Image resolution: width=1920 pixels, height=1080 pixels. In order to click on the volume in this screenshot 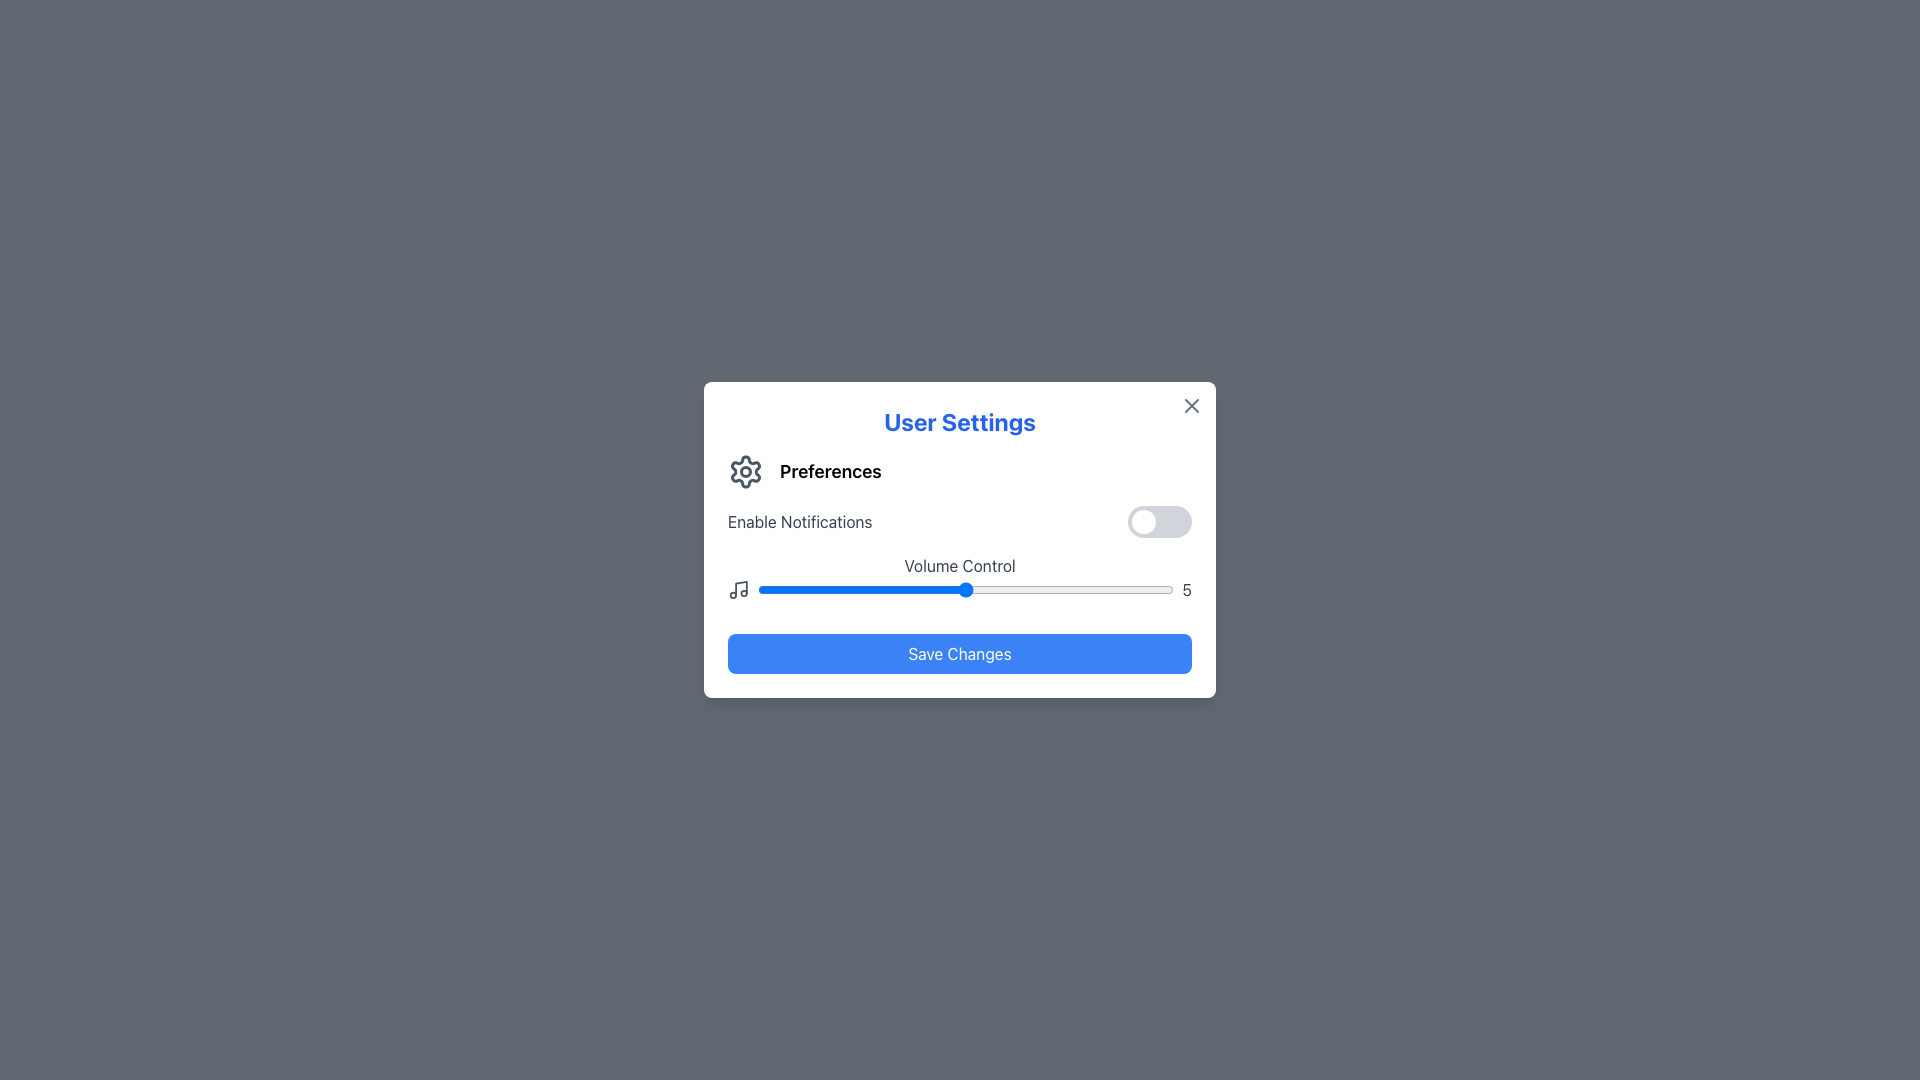, I will do `click(1047, 589)`.